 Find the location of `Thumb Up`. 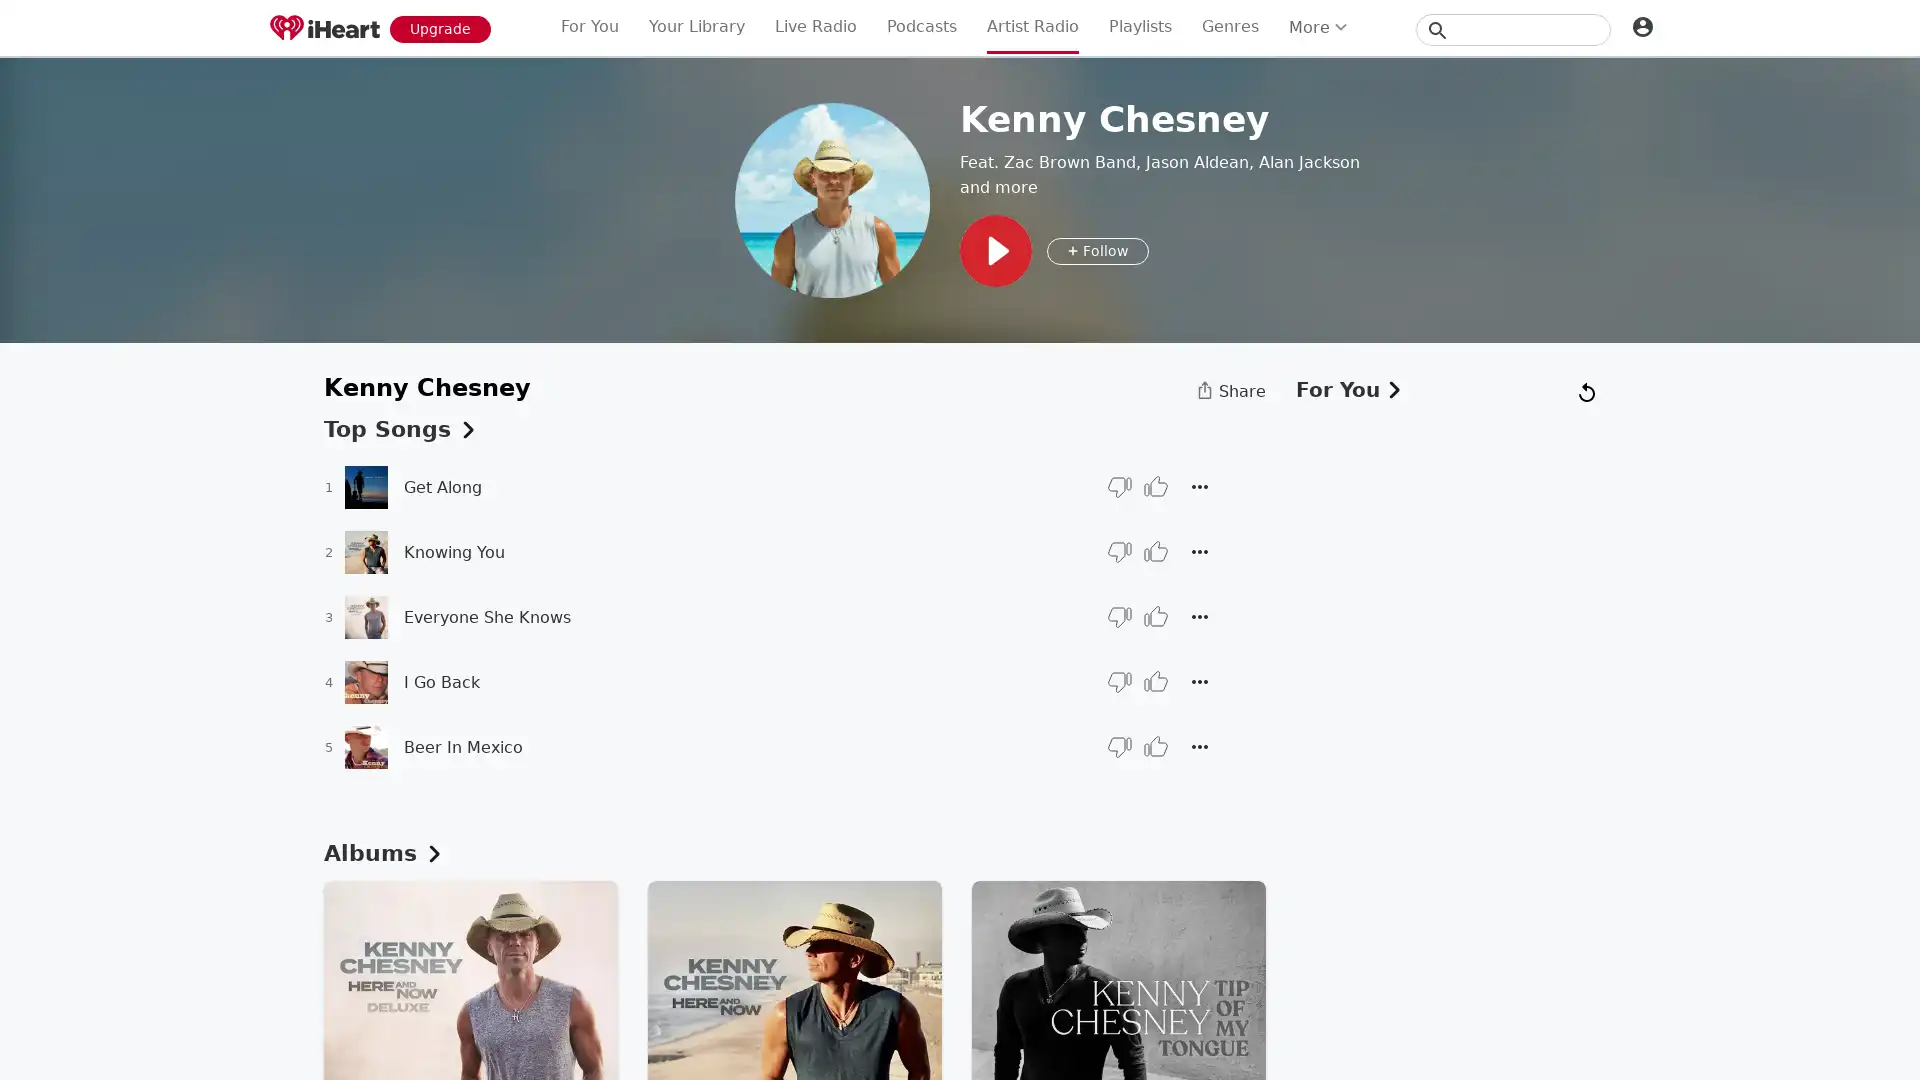

Thumb Up is located at coordinates (1156, 616).